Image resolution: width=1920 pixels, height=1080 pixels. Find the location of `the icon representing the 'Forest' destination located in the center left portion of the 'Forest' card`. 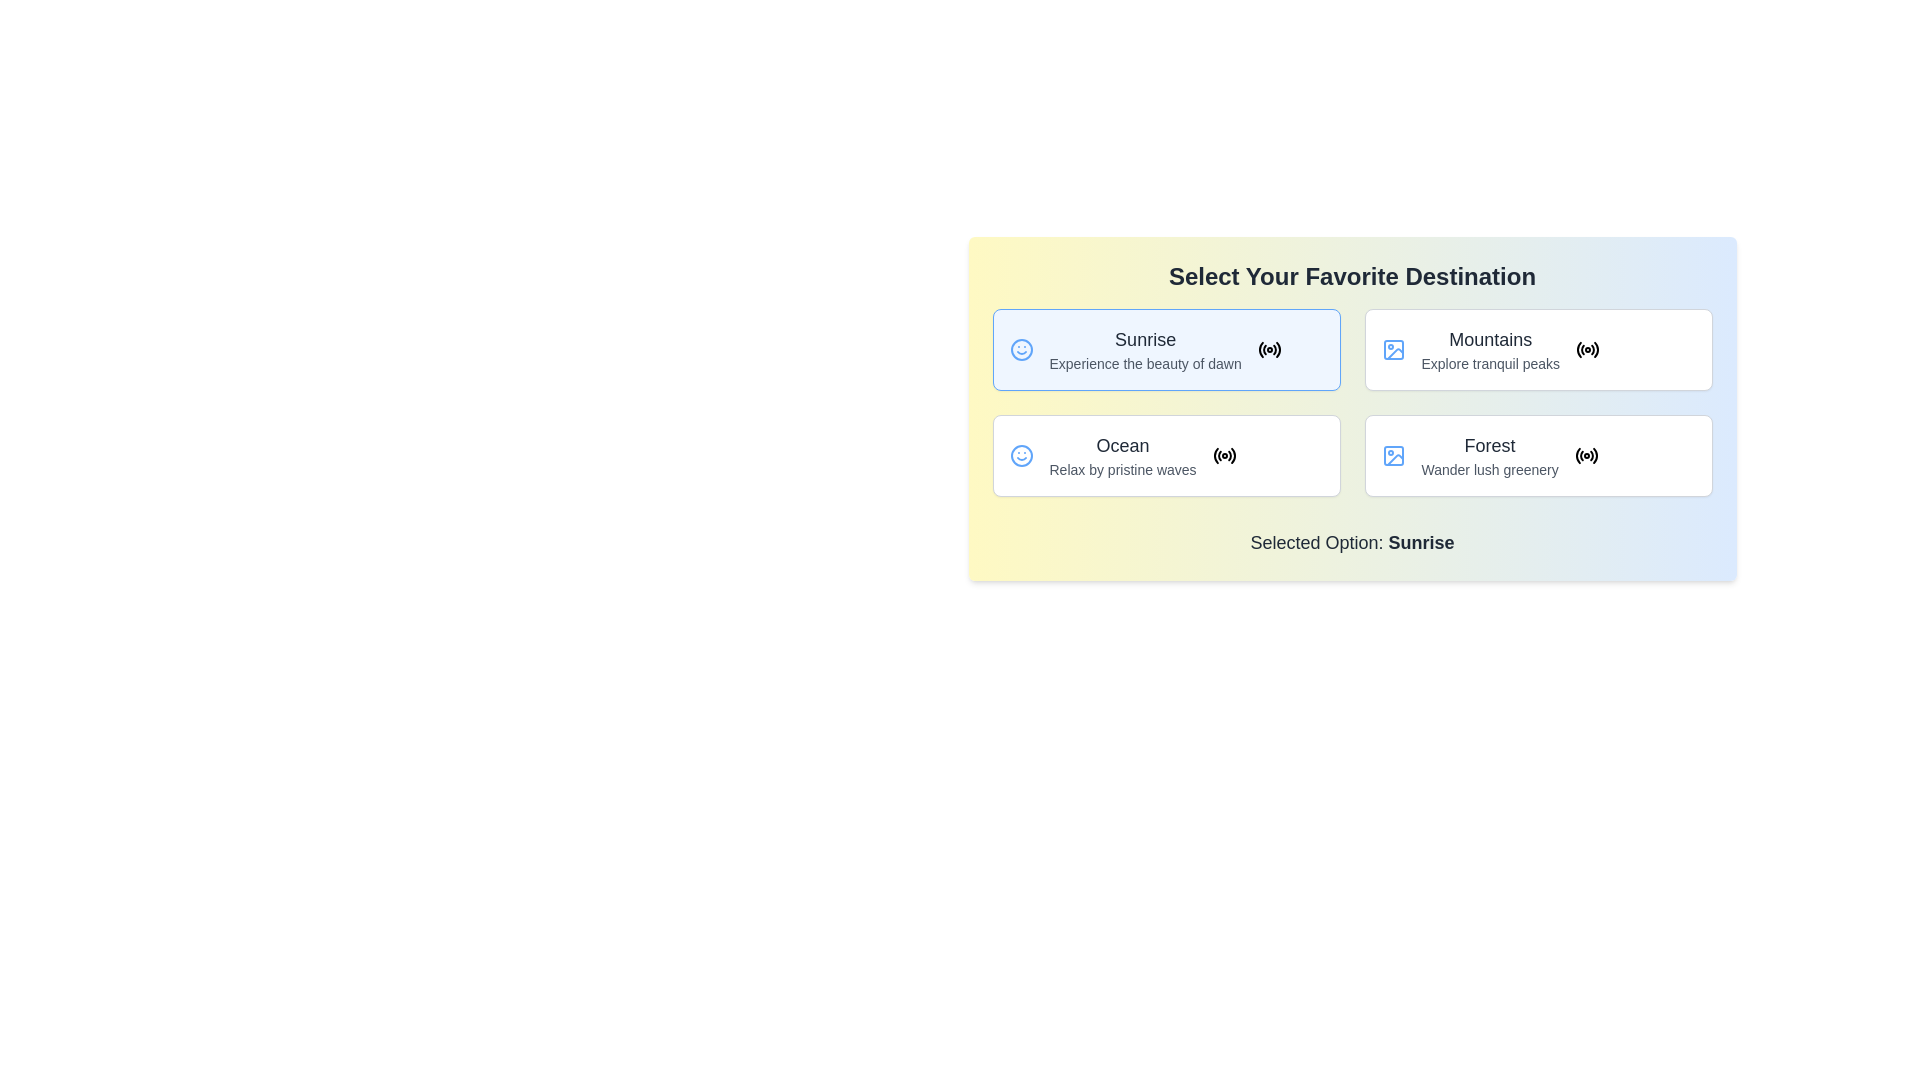

the icon representing the 'Forest' destination located in the center left portion of the 'Forest' card is located at coordinates (1392, 455).